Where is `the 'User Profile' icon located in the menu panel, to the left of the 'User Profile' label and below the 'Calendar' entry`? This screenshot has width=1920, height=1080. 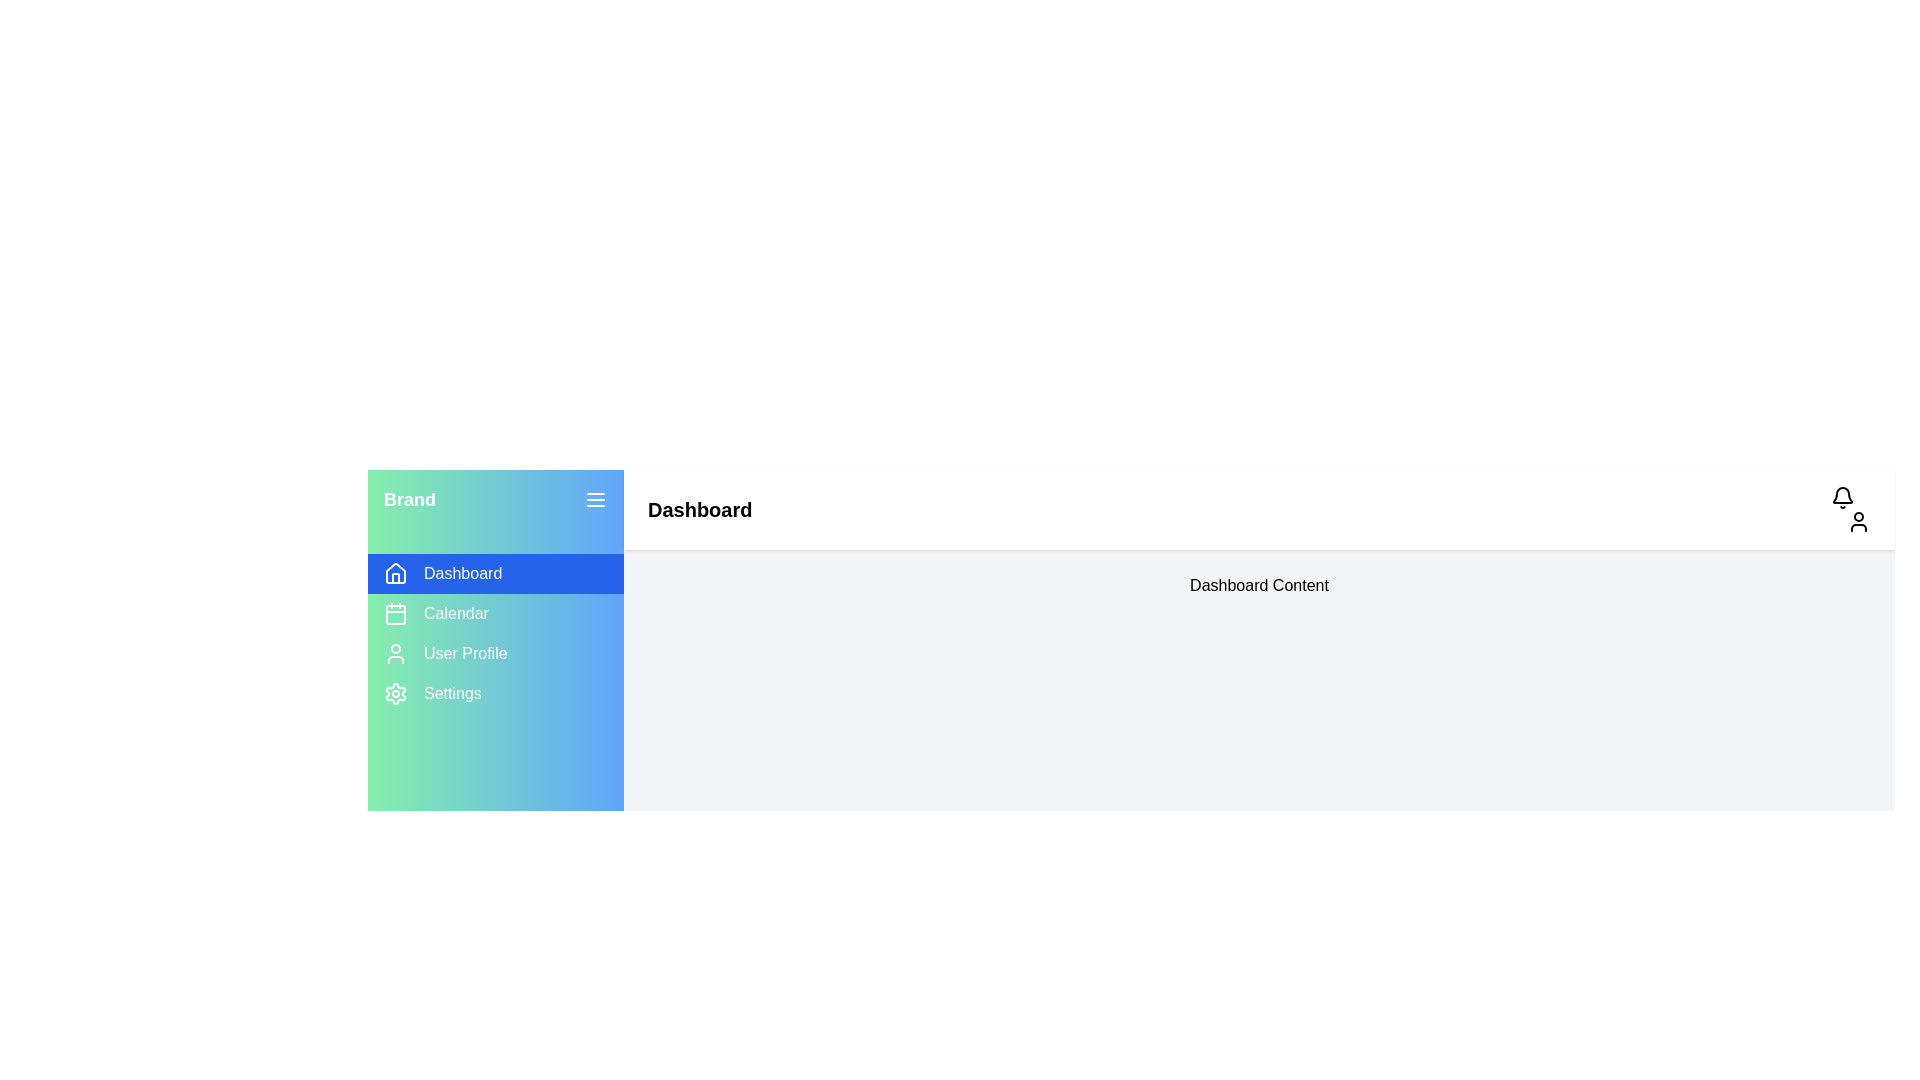
the 'User Profile' icon located in the menu panel, to the left of the 'User Profile' label and below the 'Calendar' entry is located at coordinates (395, 654).